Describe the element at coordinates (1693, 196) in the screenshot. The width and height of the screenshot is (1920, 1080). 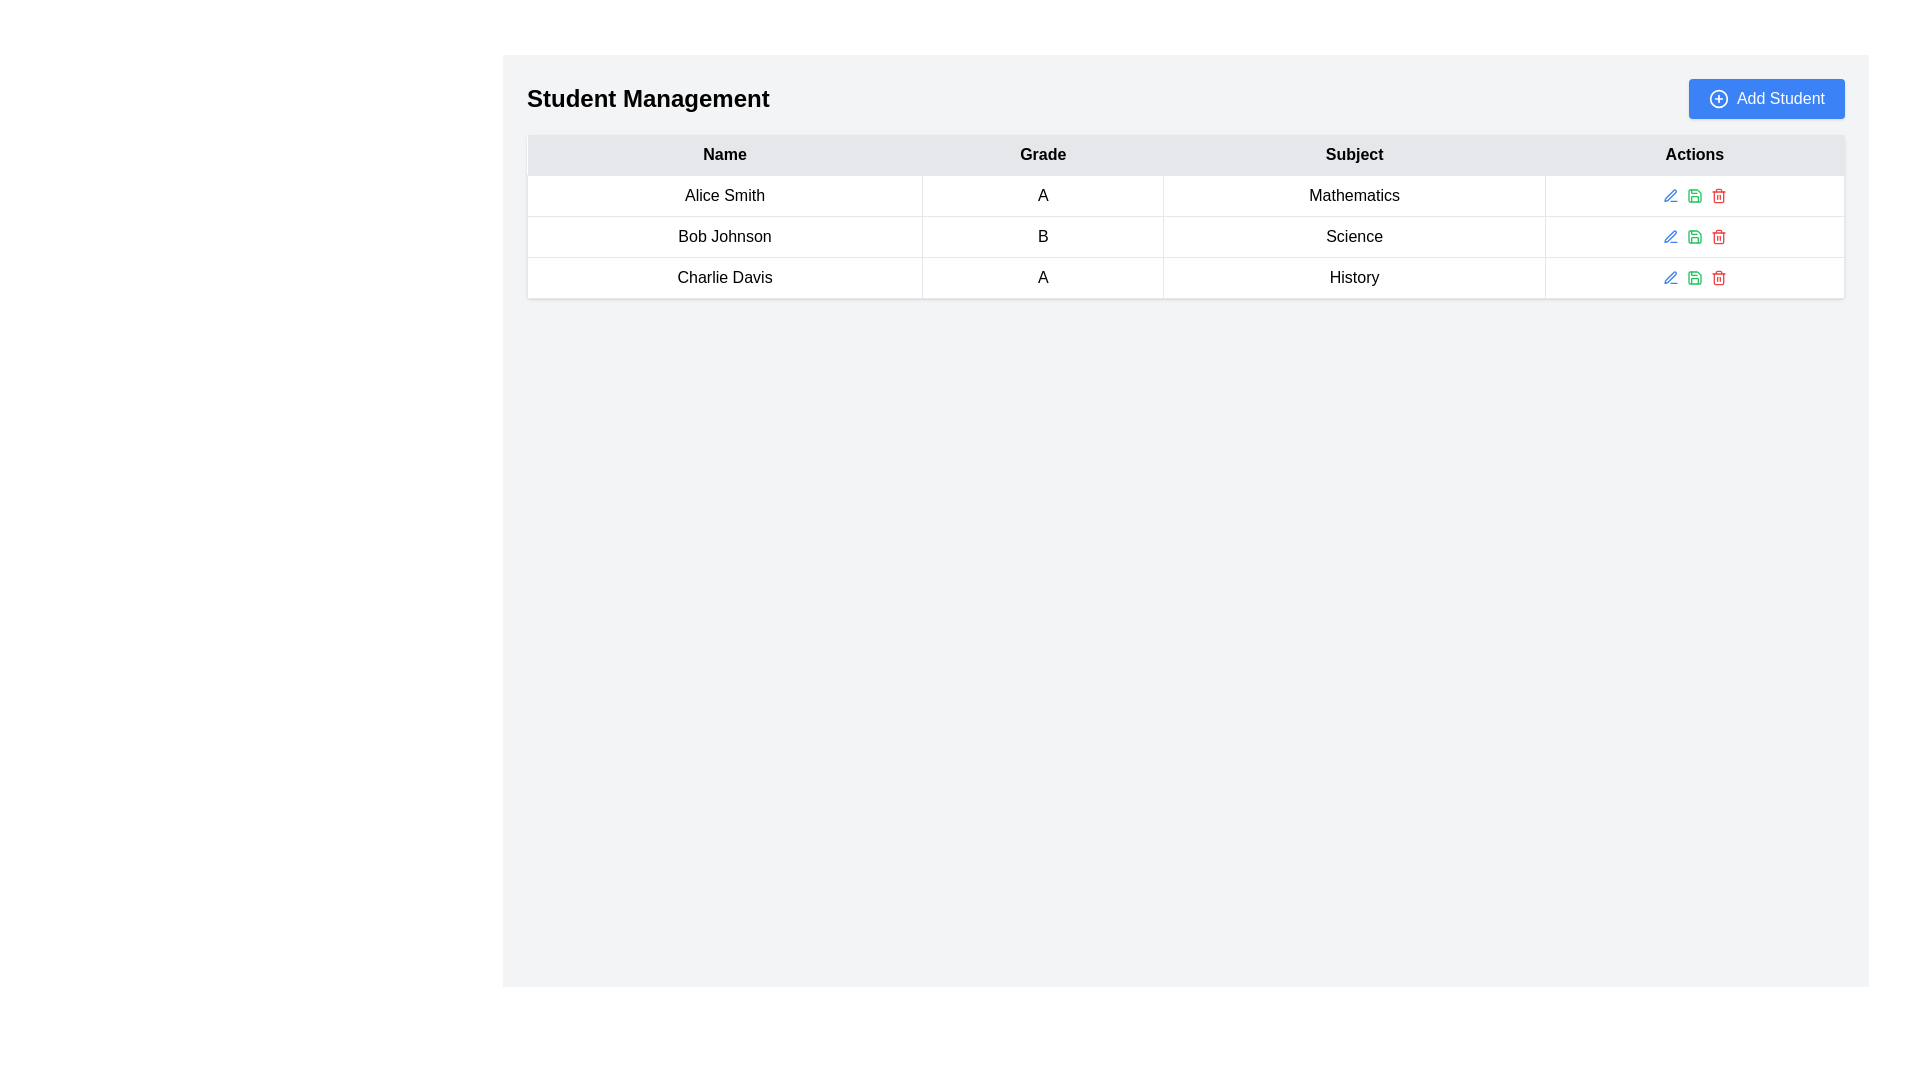
I see `the green-colored save icon button located in the 'Actions' column for the third student, 'Charlie Davis'` at that location.